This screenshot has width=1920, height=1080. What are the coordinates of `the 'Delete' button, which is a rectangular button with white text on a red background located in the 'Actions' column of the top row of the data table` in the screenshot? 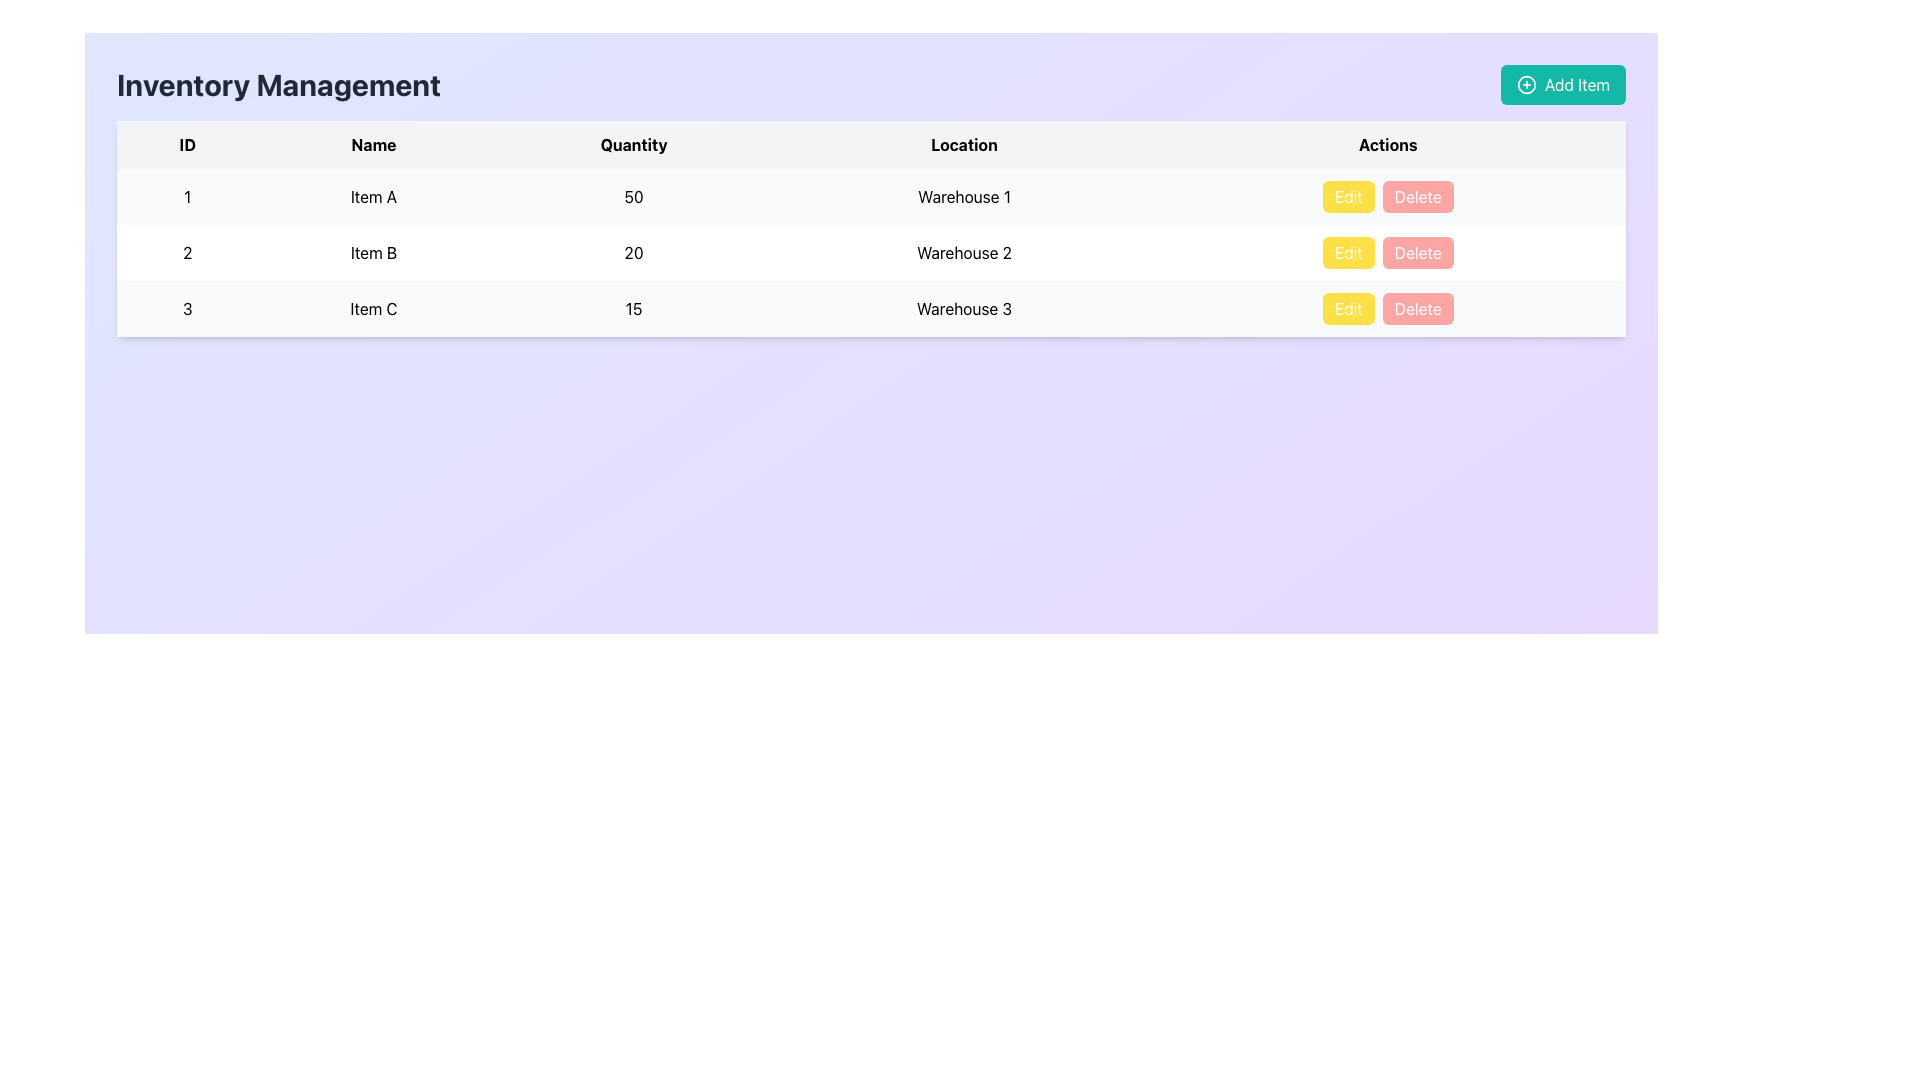 It's located at (1417, 196).